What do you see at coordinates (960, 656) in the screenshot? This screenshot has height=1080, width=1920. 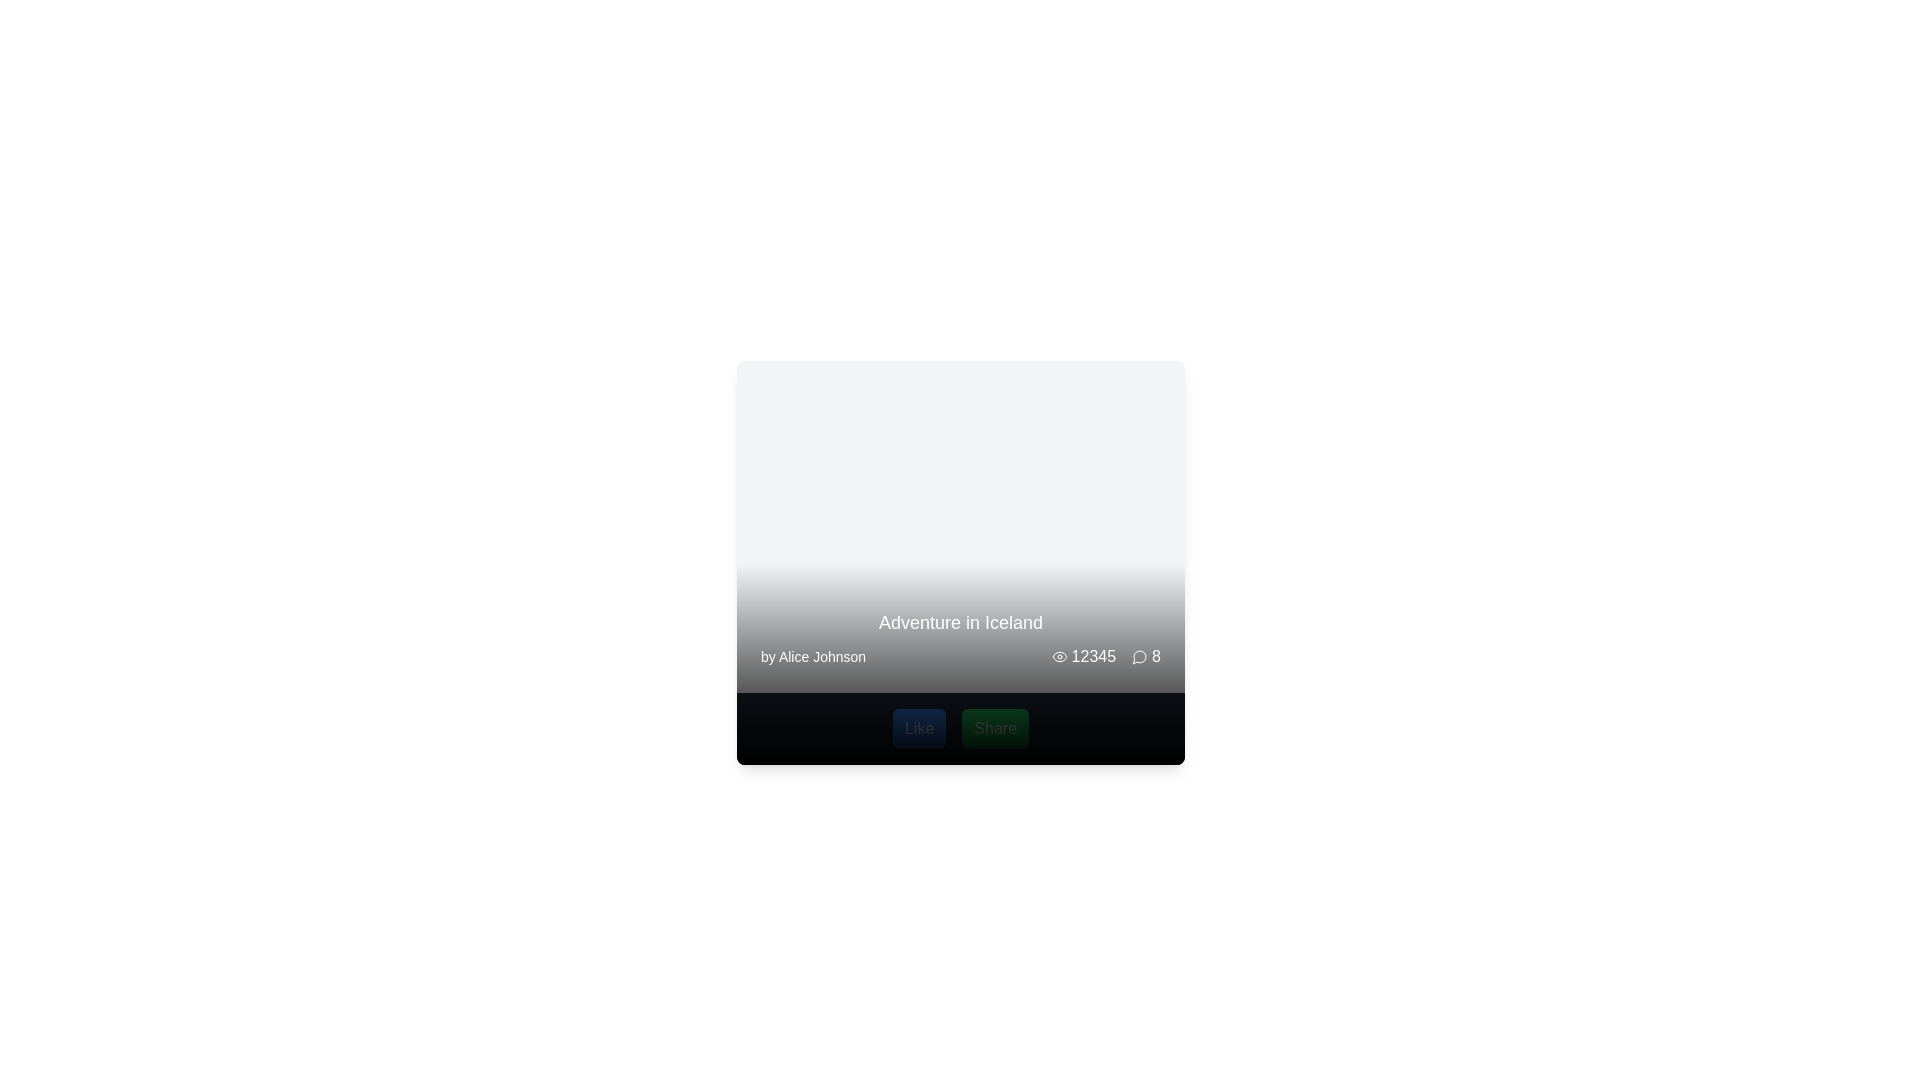 I see `the icons in the Metadata bar located below the title 'Adventure in Iceland', which provides information such as author, view count, and comment count` at bounding box center [960, 656].